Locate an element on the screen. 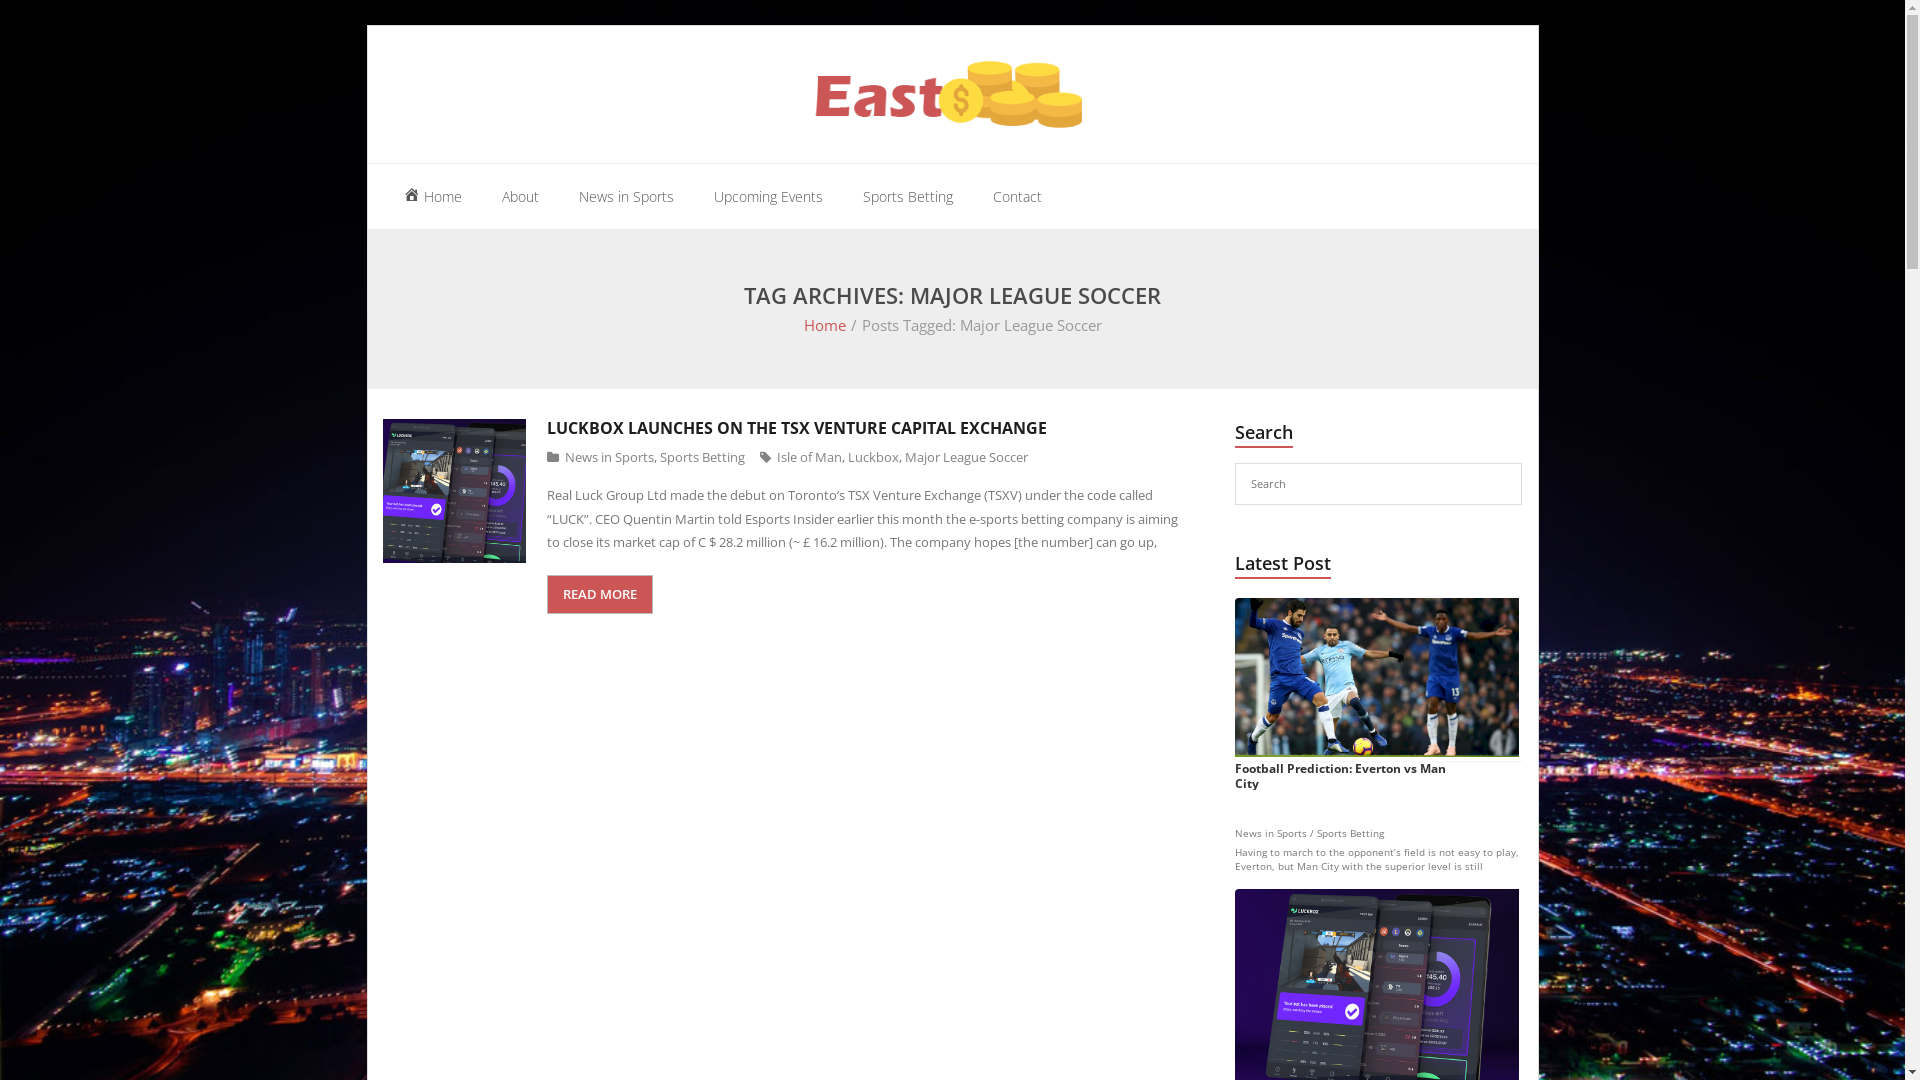 This screenshot has height=1080, width=1920. 'News in Sports' is located at coordinates (625, 196).